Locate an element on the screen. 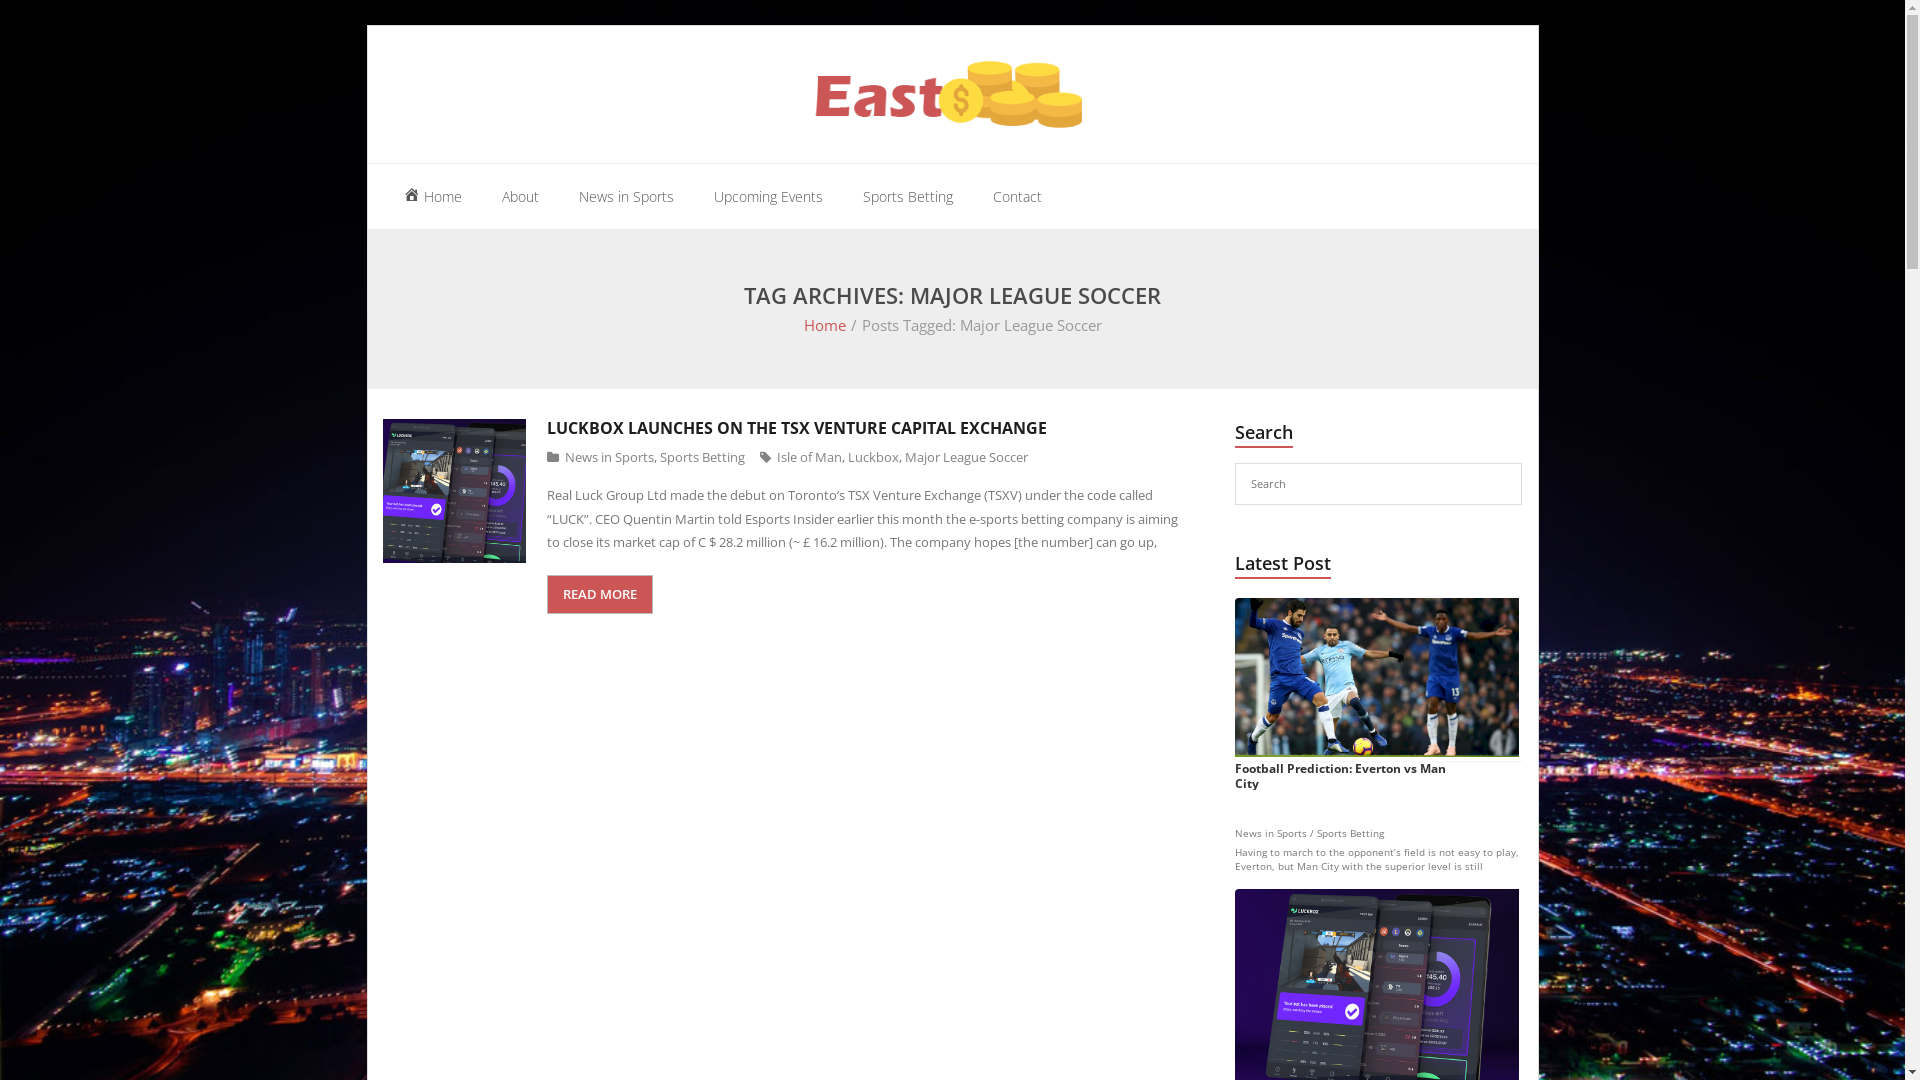 This screenshot has height=1080, width=1920. 'News in Sports' is located at coordinates (625, 196).